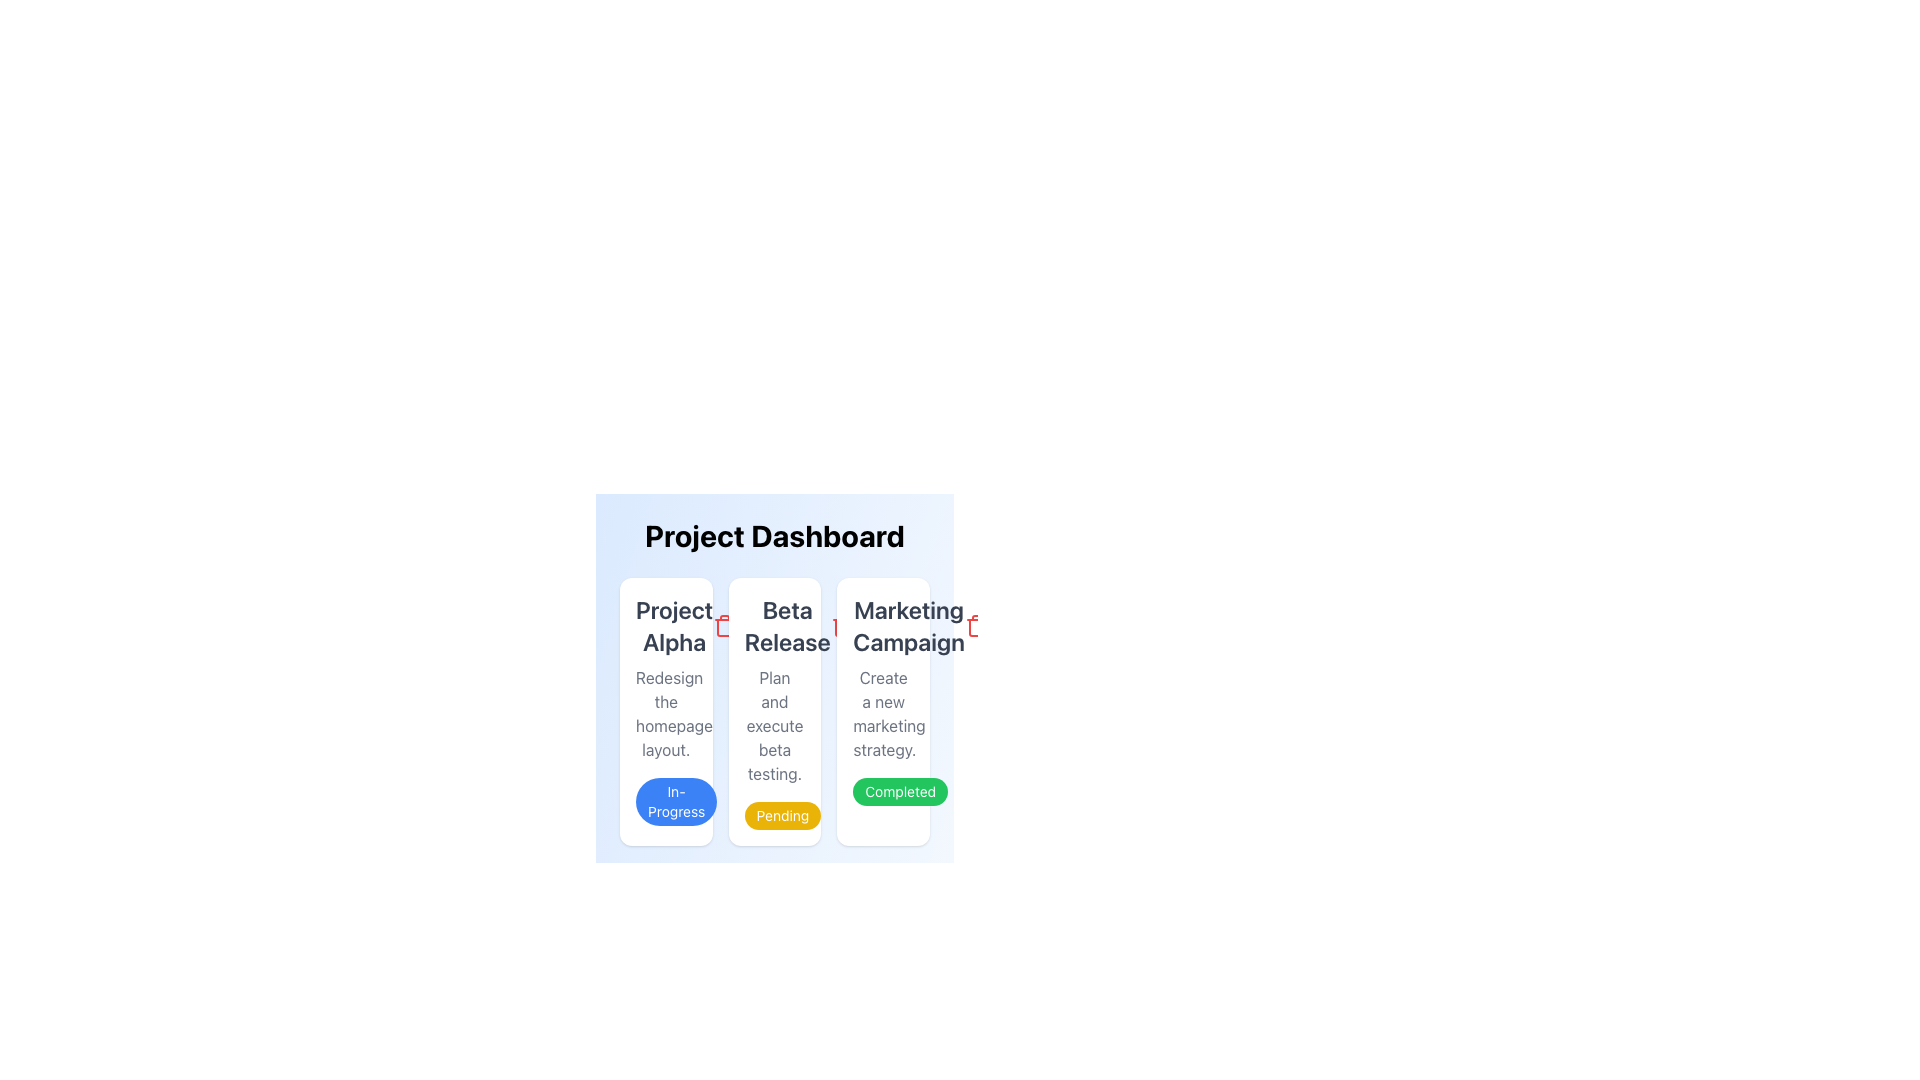 Image resolution: width=1920 pixels, height=1080 pixels. Describe the element at coordinates (674, 624) in the screenshot. I see `the project title Text Label at the top of the leftmost project card` at that location.